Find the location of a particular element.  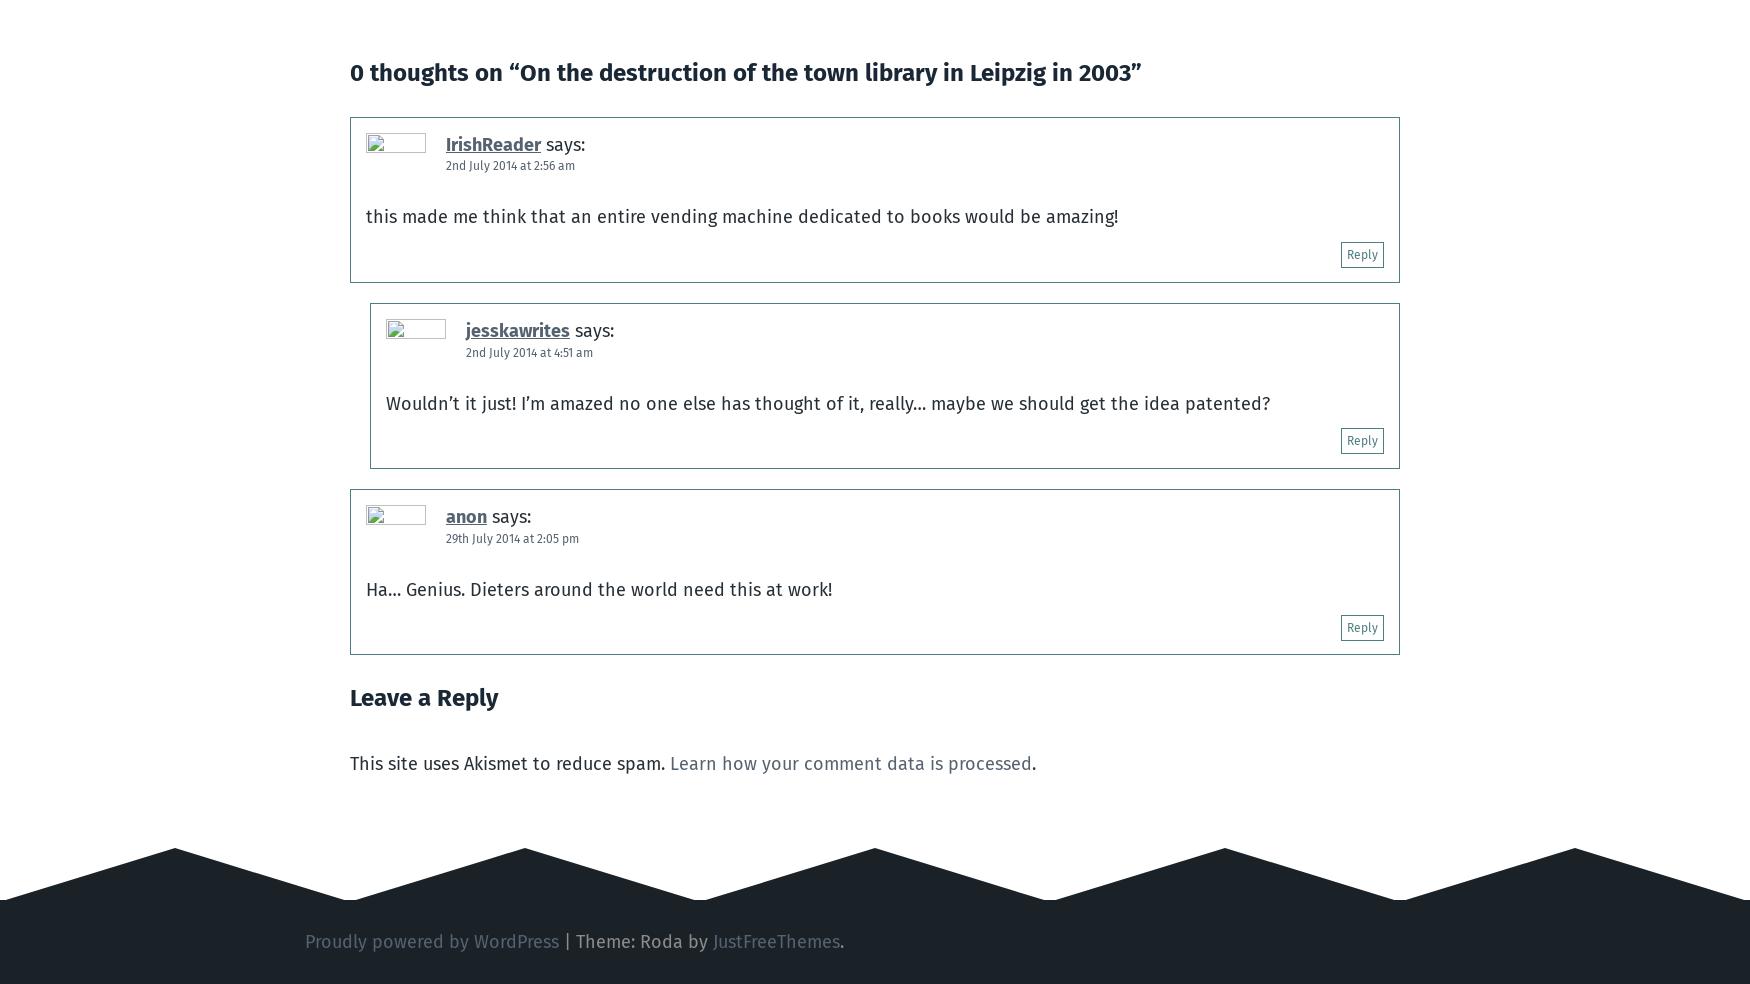

'Ha… Genius. Dieters around the world need this at work!' is located at coordinates (599, 588).